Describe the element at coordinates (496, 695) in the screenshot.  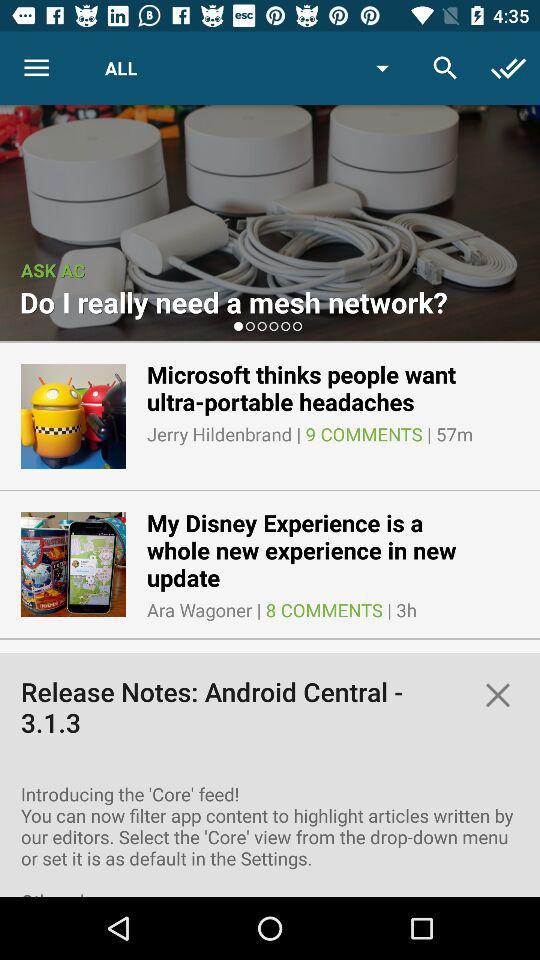
I see `the close icon` at that location.